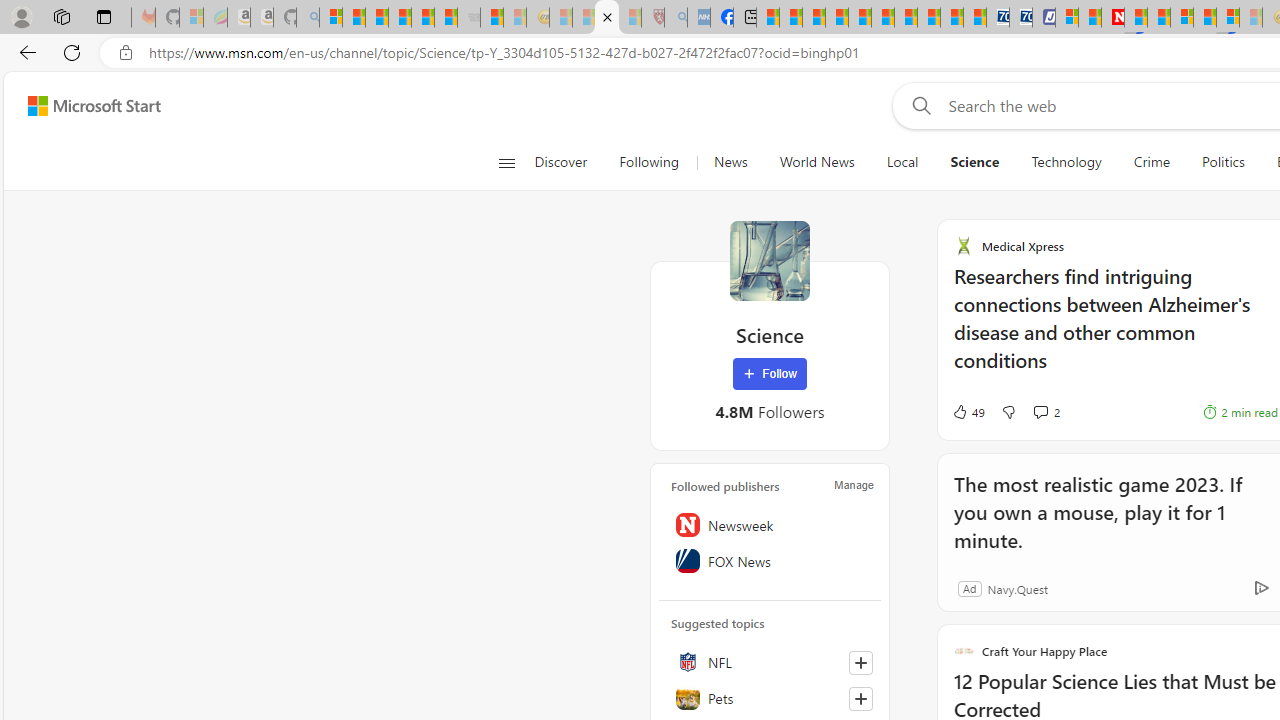  What do you see at coordinates (422, 17) in the screenshot?
I see `'New Report Confirms 2023 Was Record Hot | Watch'` at bounding box center [422, 17].